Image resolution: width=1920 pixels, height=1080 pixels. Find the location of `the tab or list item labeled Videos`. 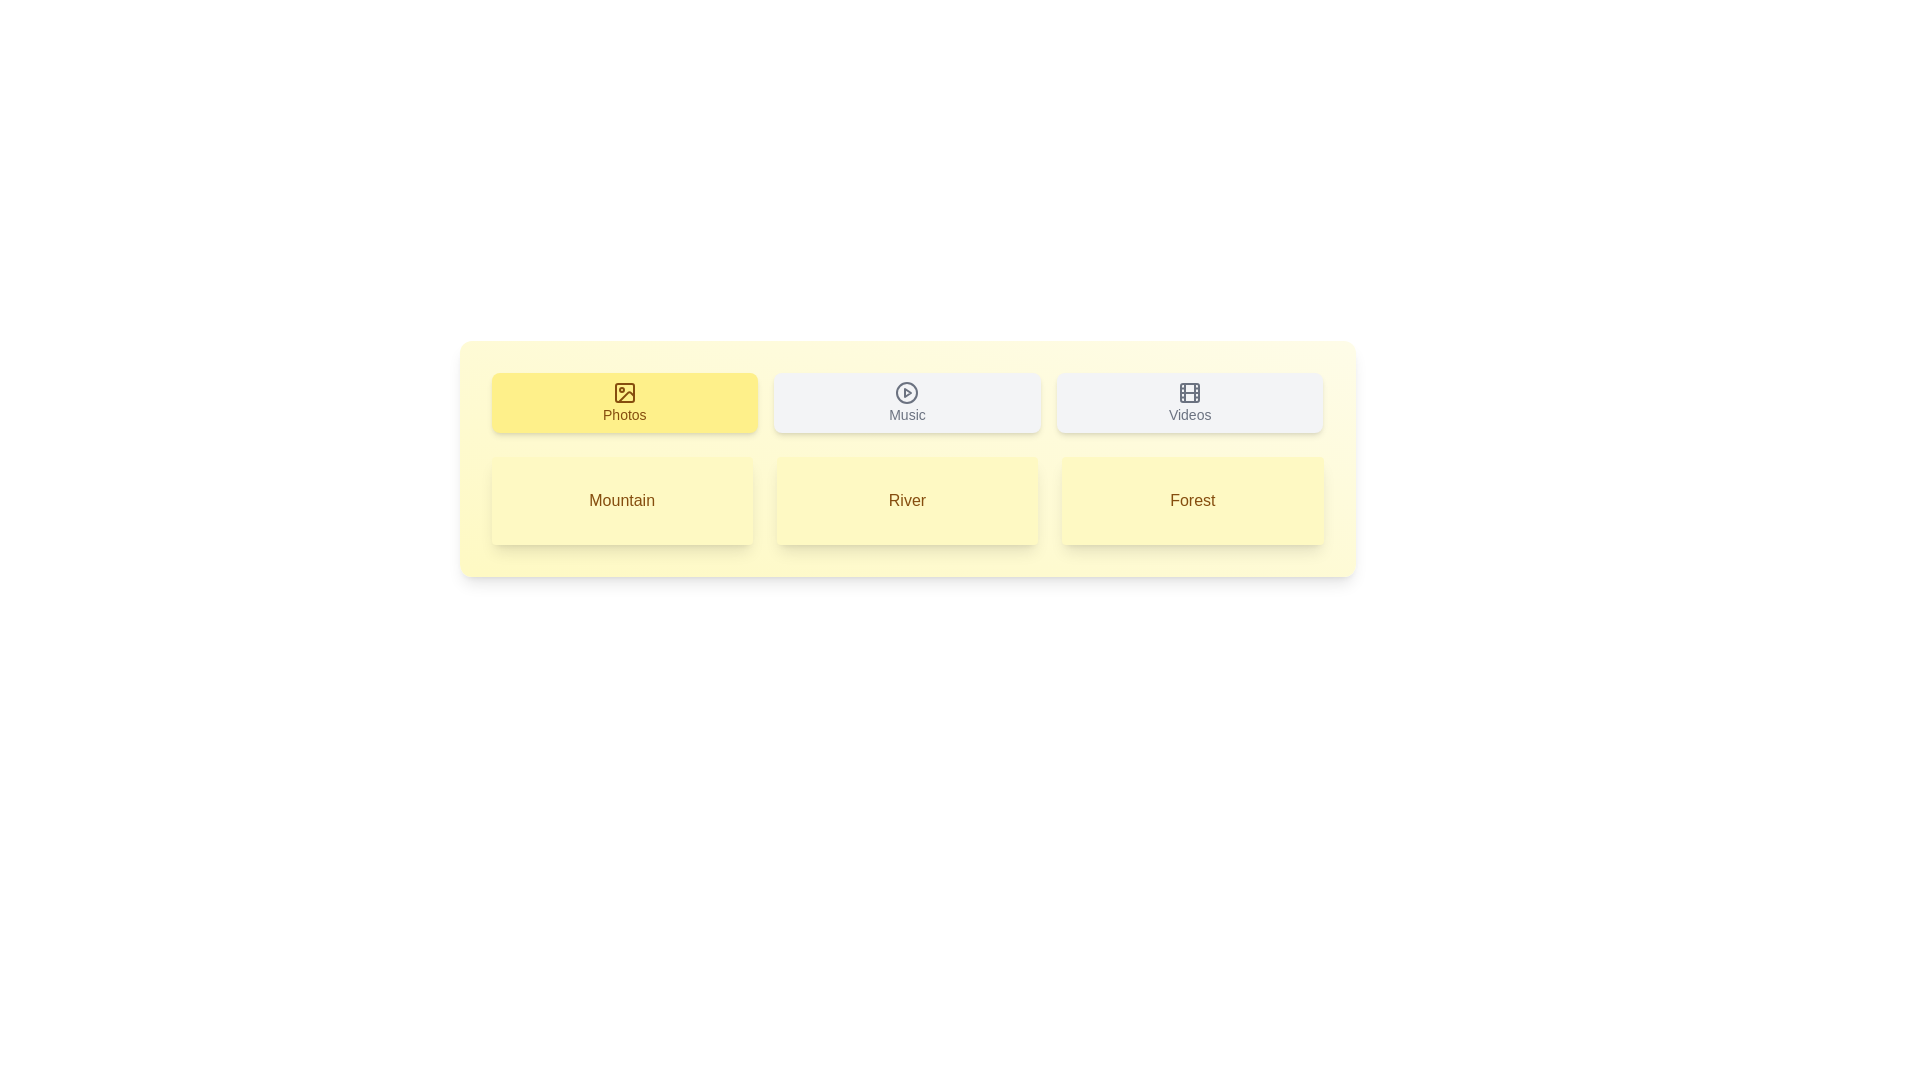

the tab or list item labeled Videos is located at coordinates (1190, 402).